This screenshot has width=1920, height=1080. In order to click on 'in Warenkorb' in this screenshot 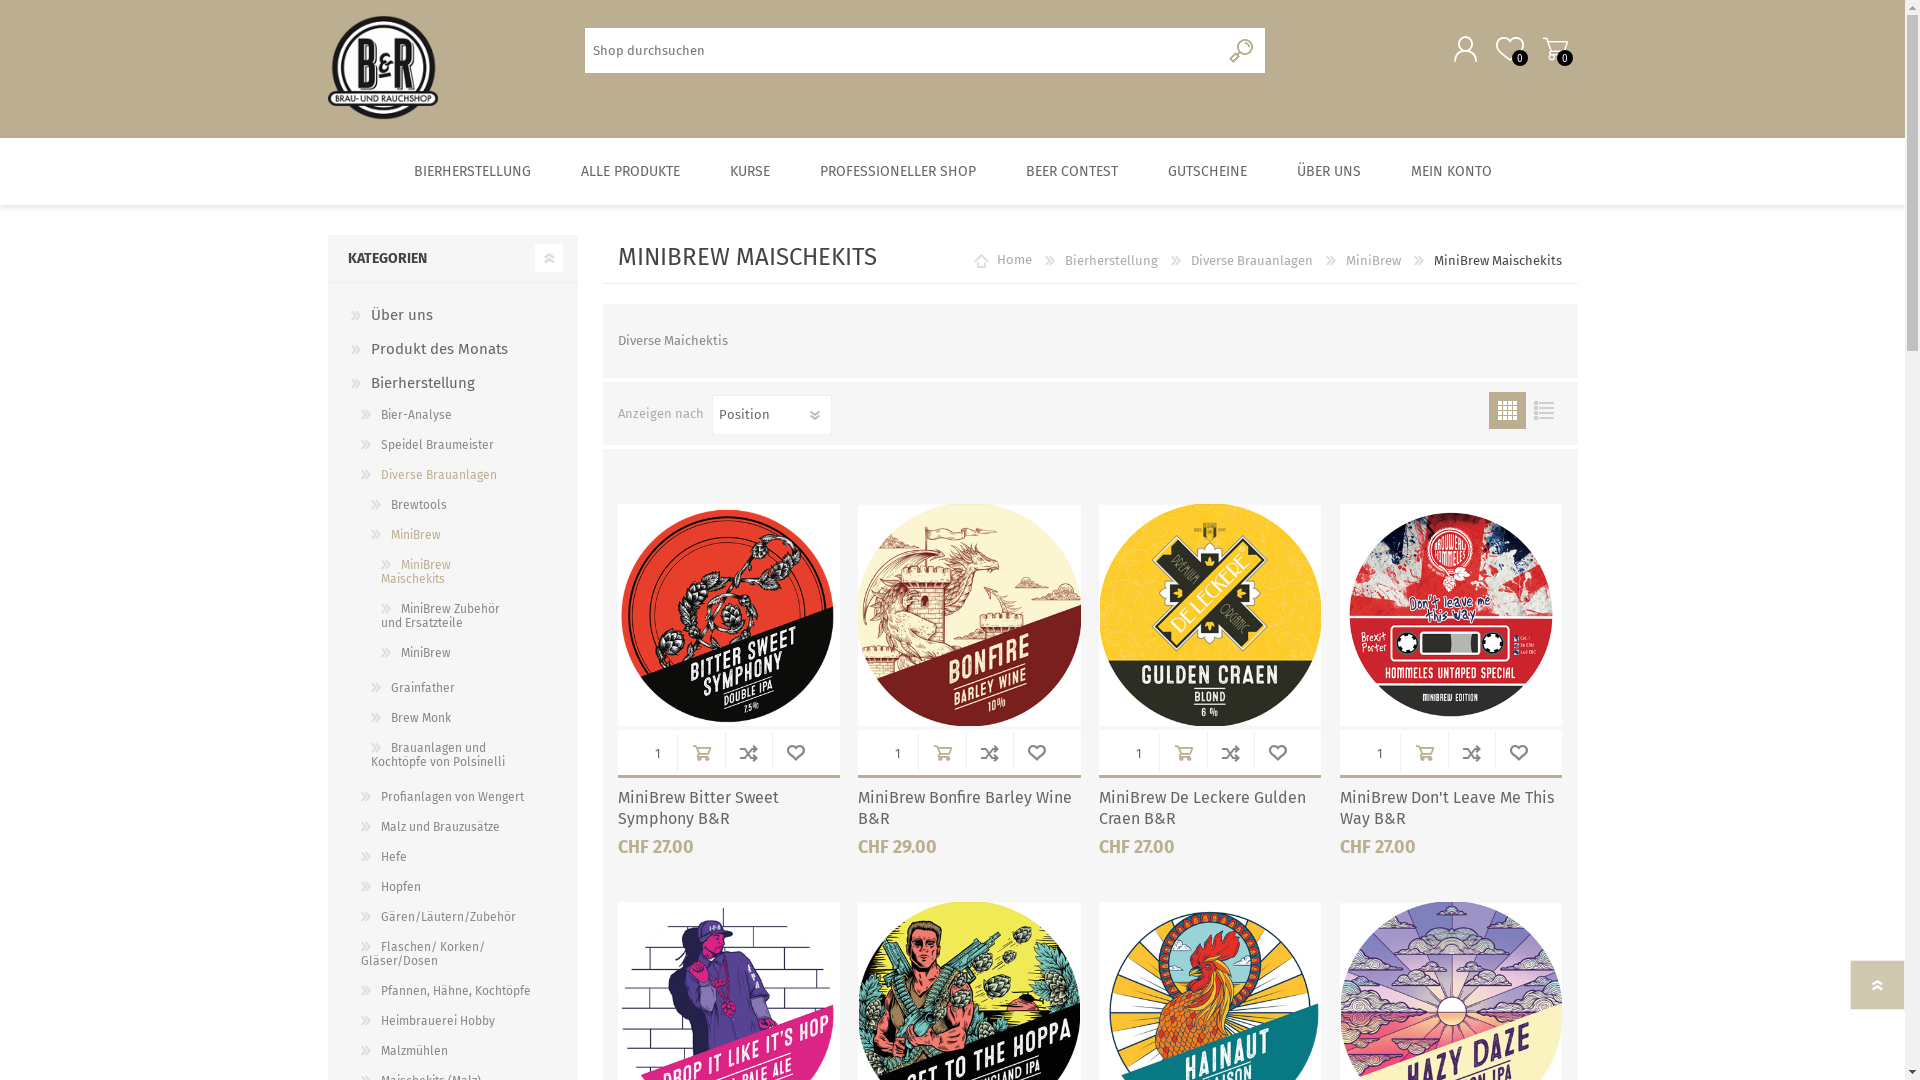, I will do `click(941, 752)`.